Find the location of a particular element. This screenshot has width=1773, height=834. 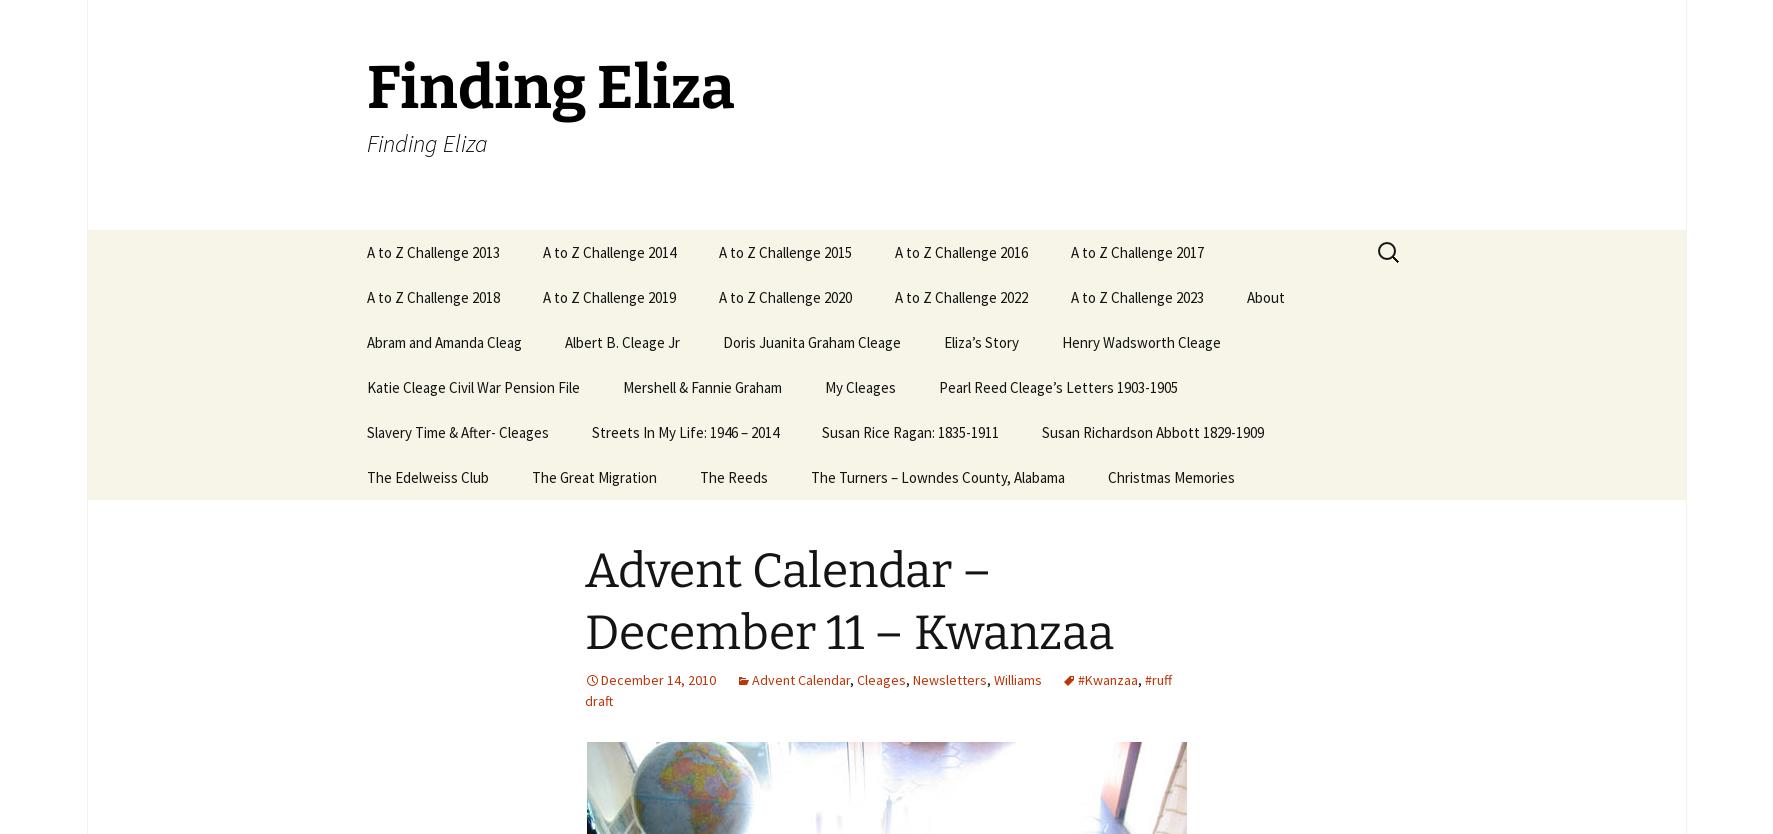

'Abram and Amanda Cleag' is located at coordinates (442, 342).